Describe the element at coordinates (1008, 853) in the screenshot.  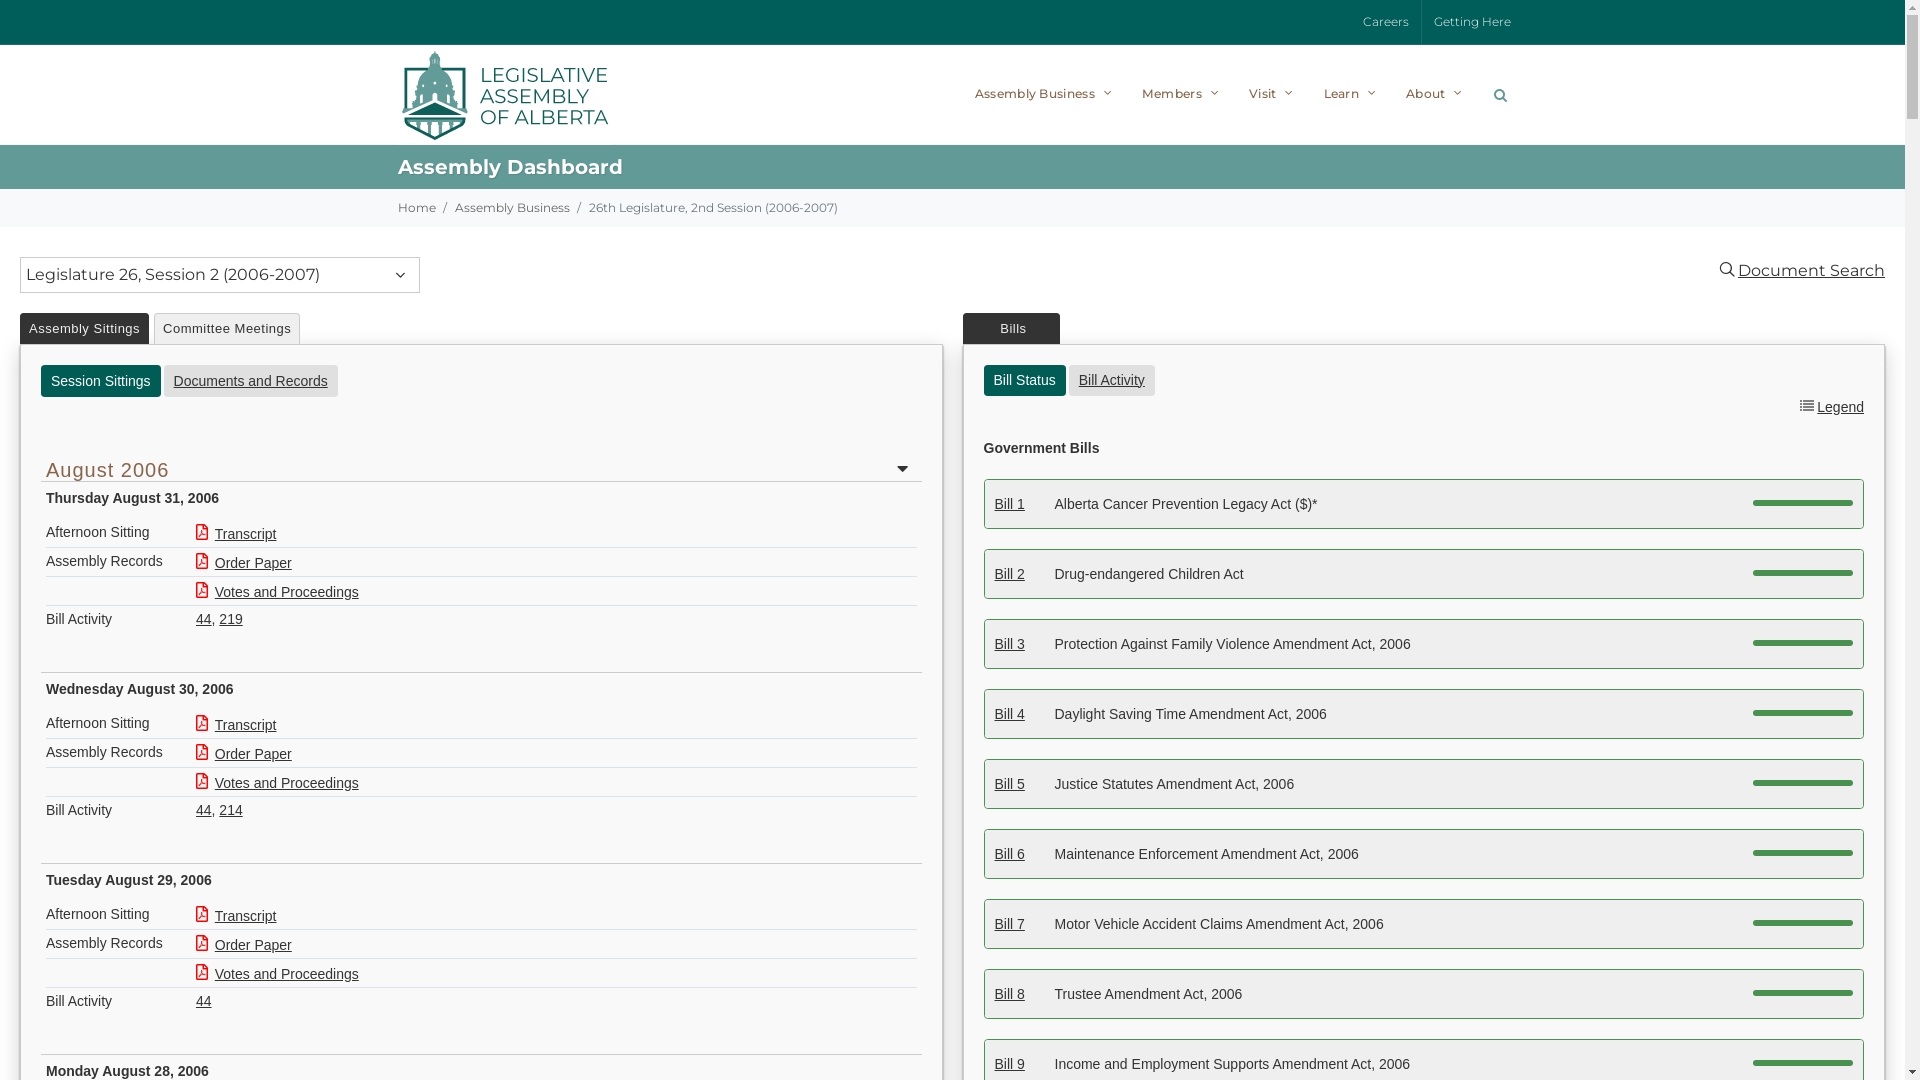
I see `'Bill 6'` at that location.